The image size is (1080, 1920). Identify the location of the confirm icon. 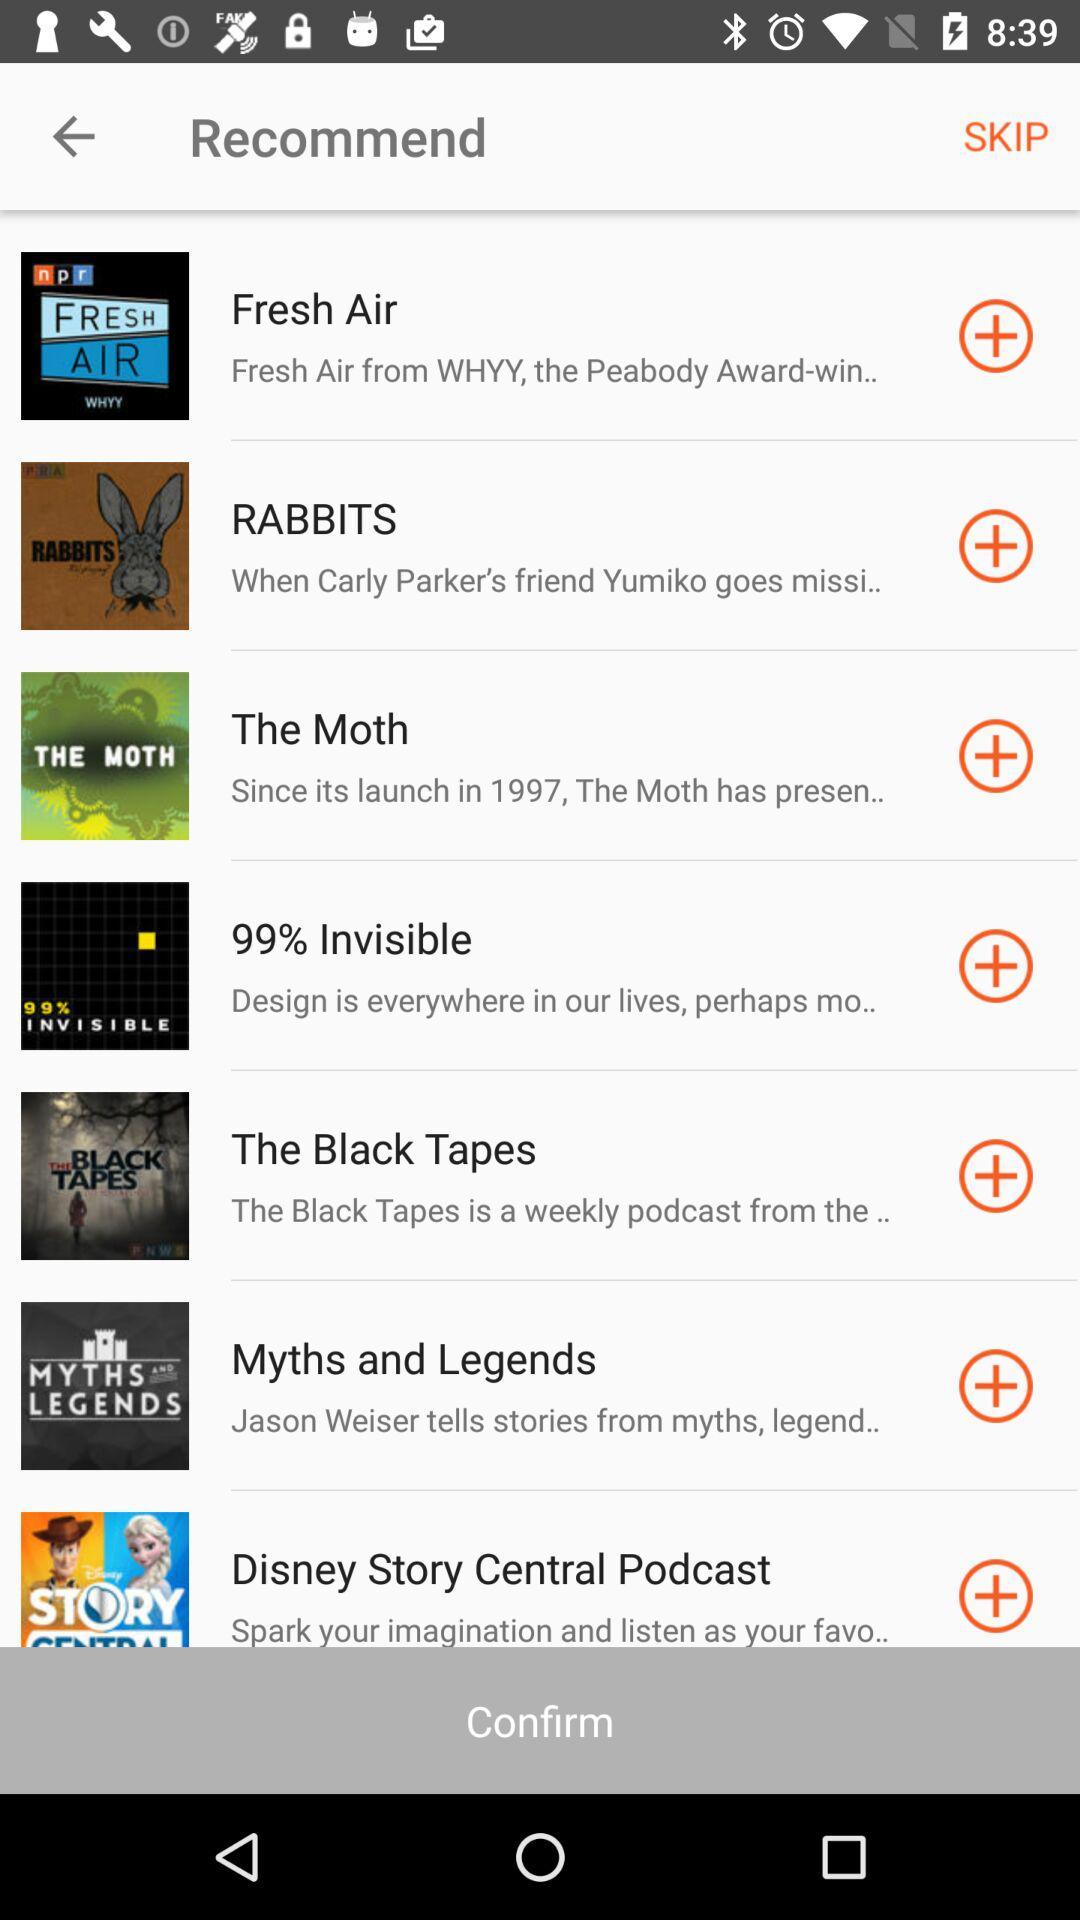
(540, 1719).